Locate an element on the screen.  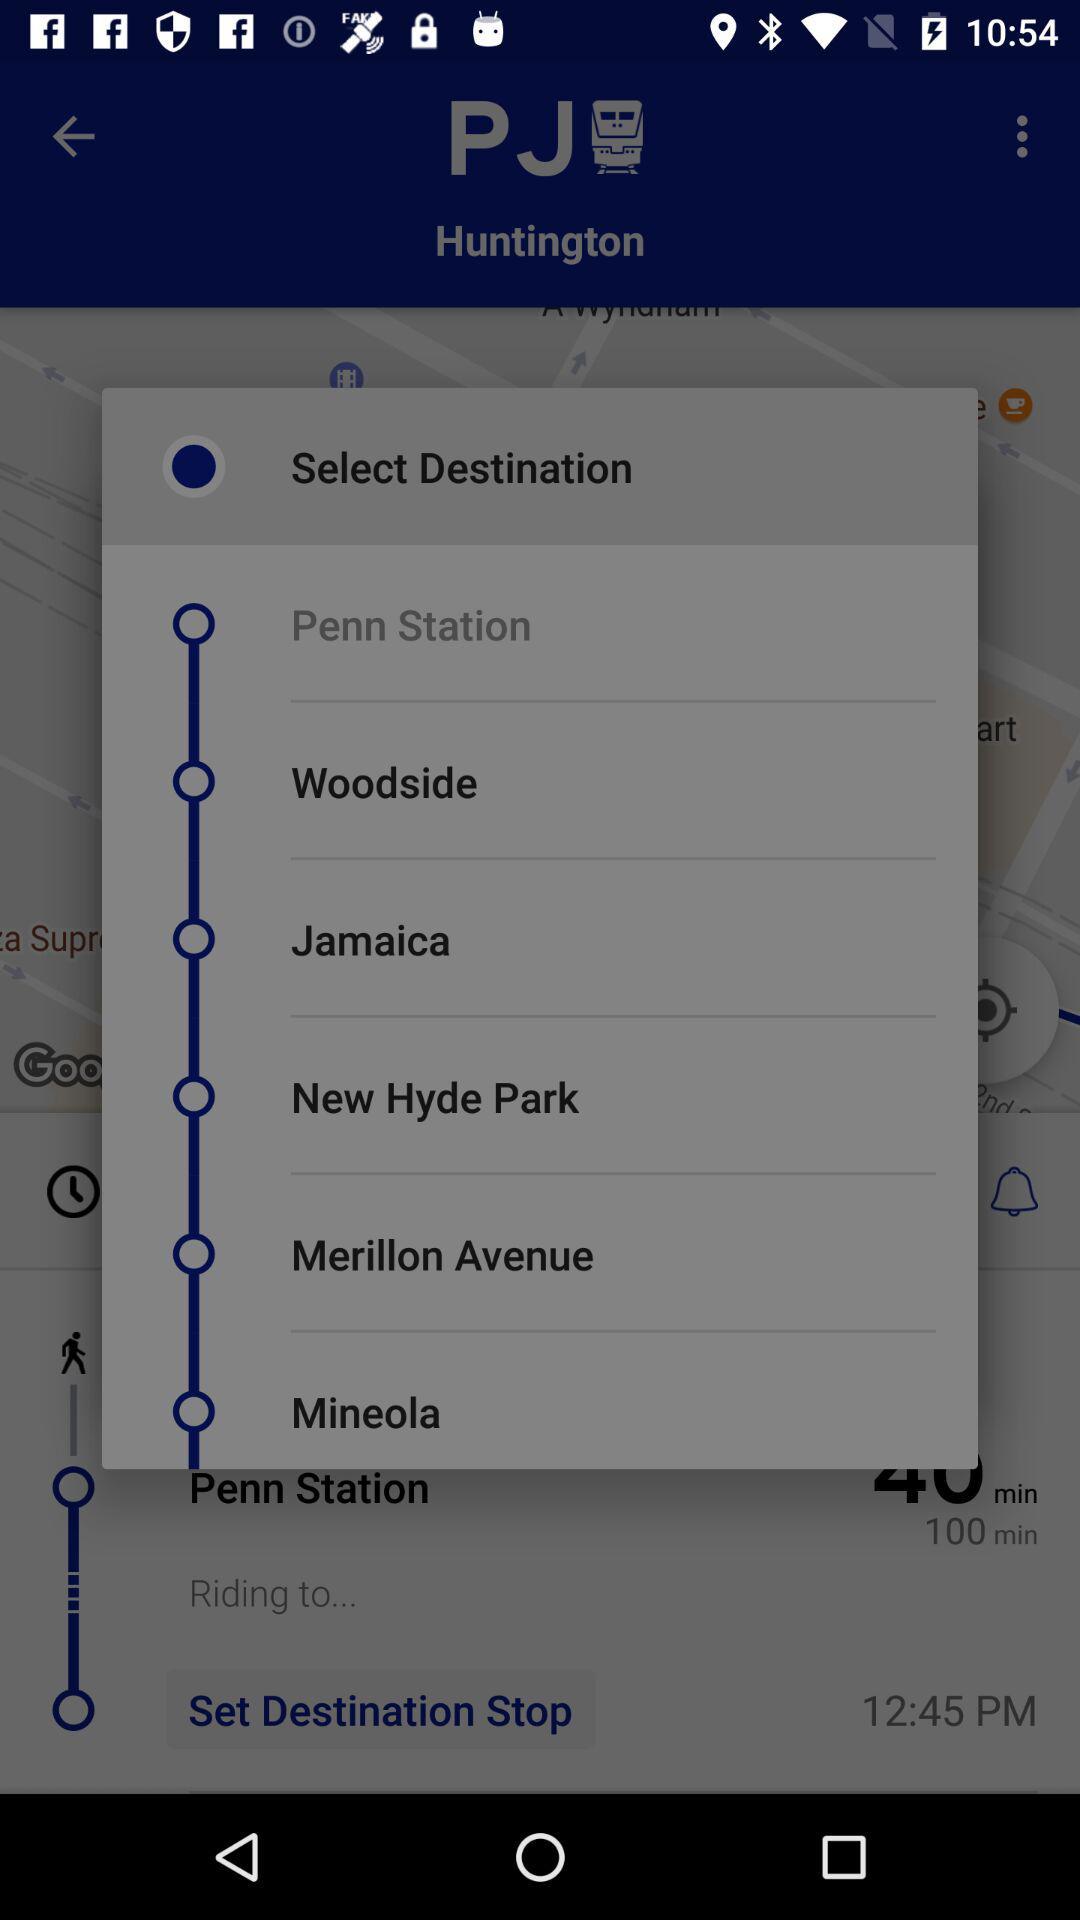
the icon above woodside icon is located at coordinates (612, 701).